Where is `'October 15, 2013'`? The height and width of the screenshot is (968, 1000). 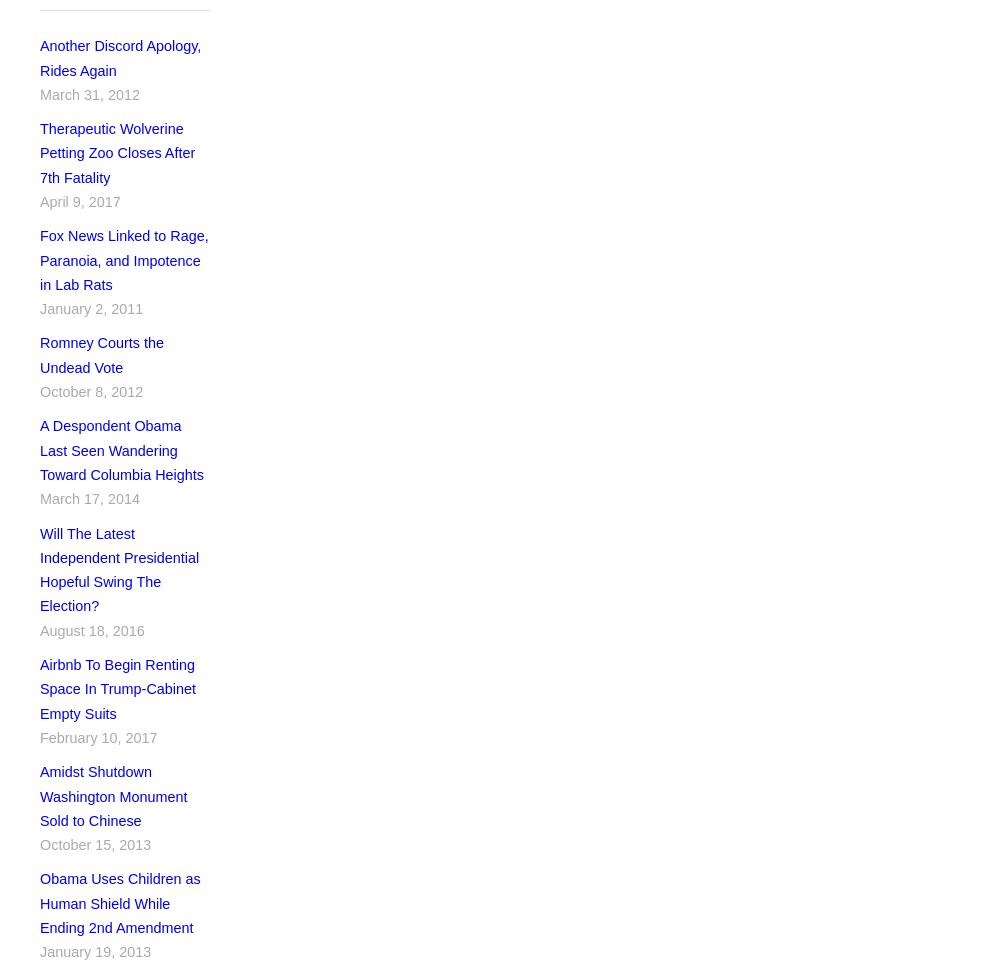 'October 15, 2013' is located at coordinates (94, 844).